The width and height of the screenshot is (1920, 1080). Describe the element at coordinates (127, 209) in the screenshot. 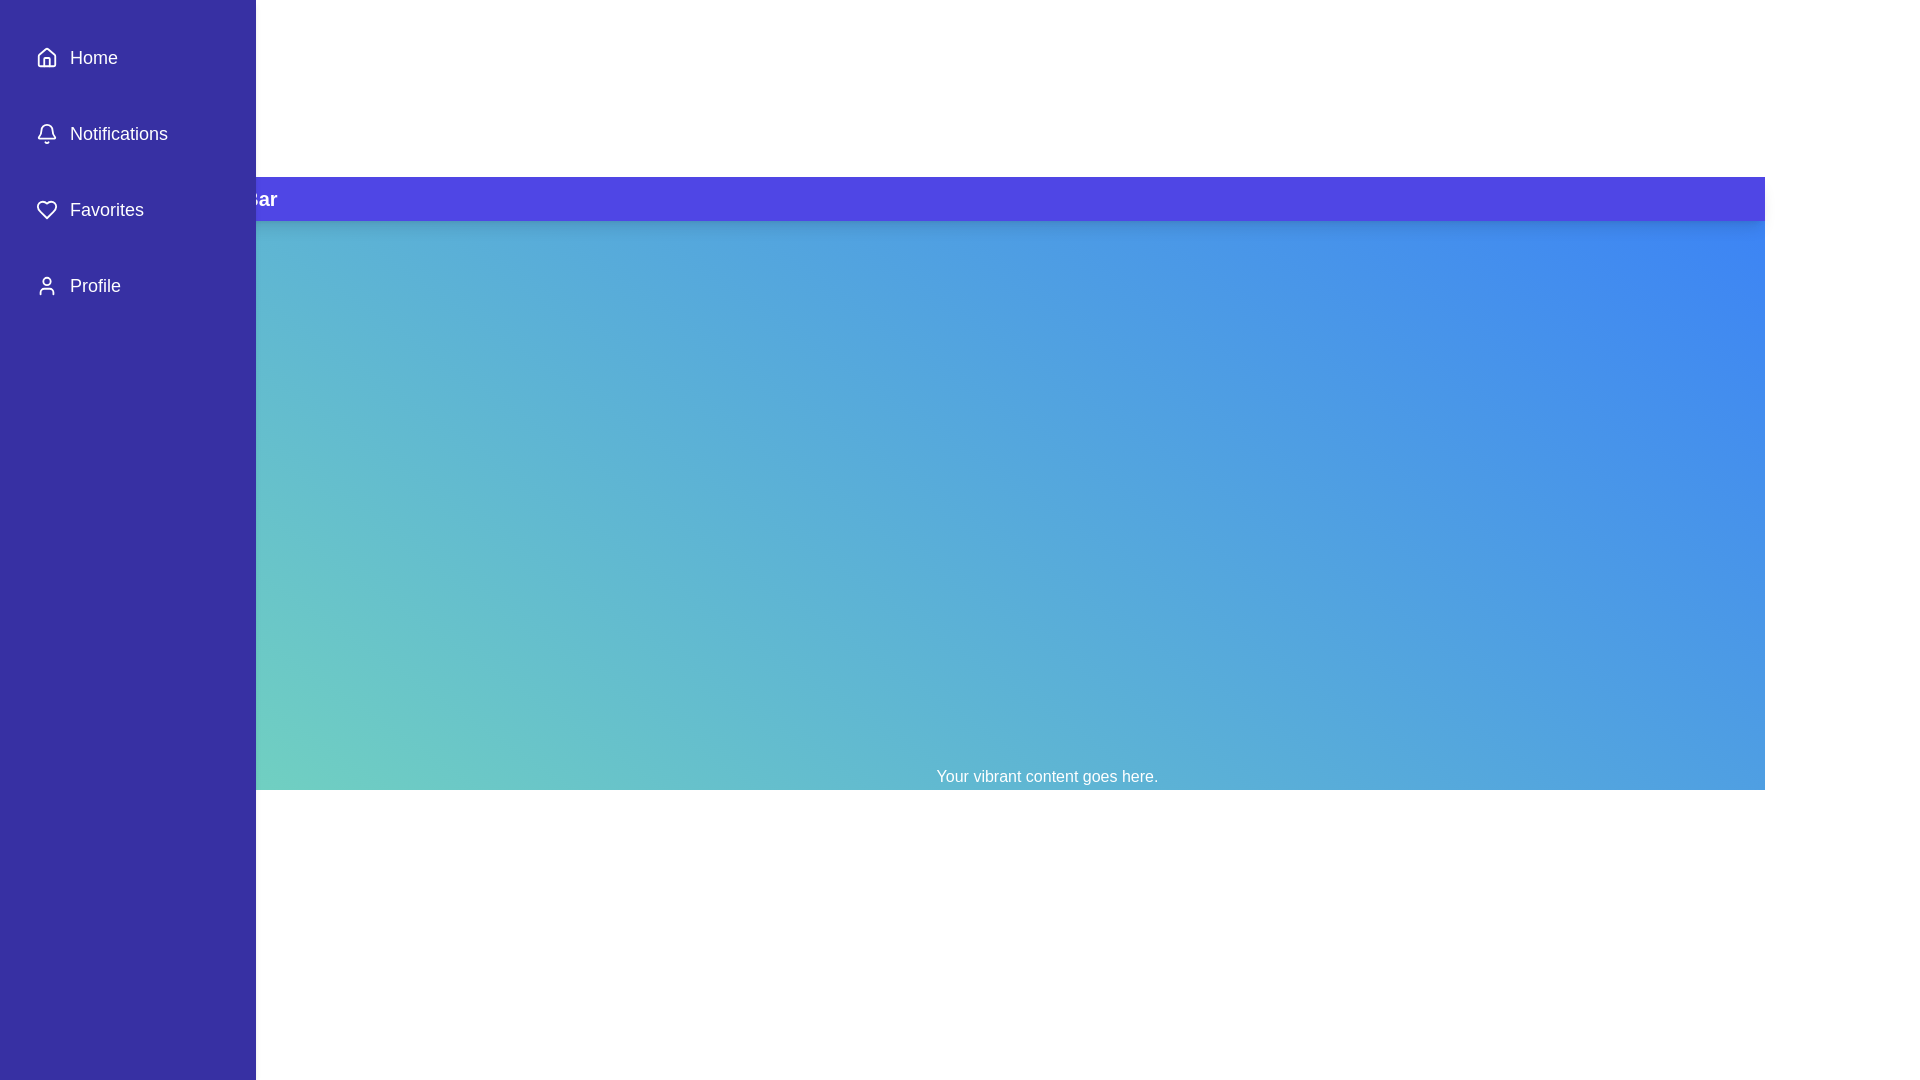

I see `the sidebar item Favorites to reveal its hover effect` at that location.